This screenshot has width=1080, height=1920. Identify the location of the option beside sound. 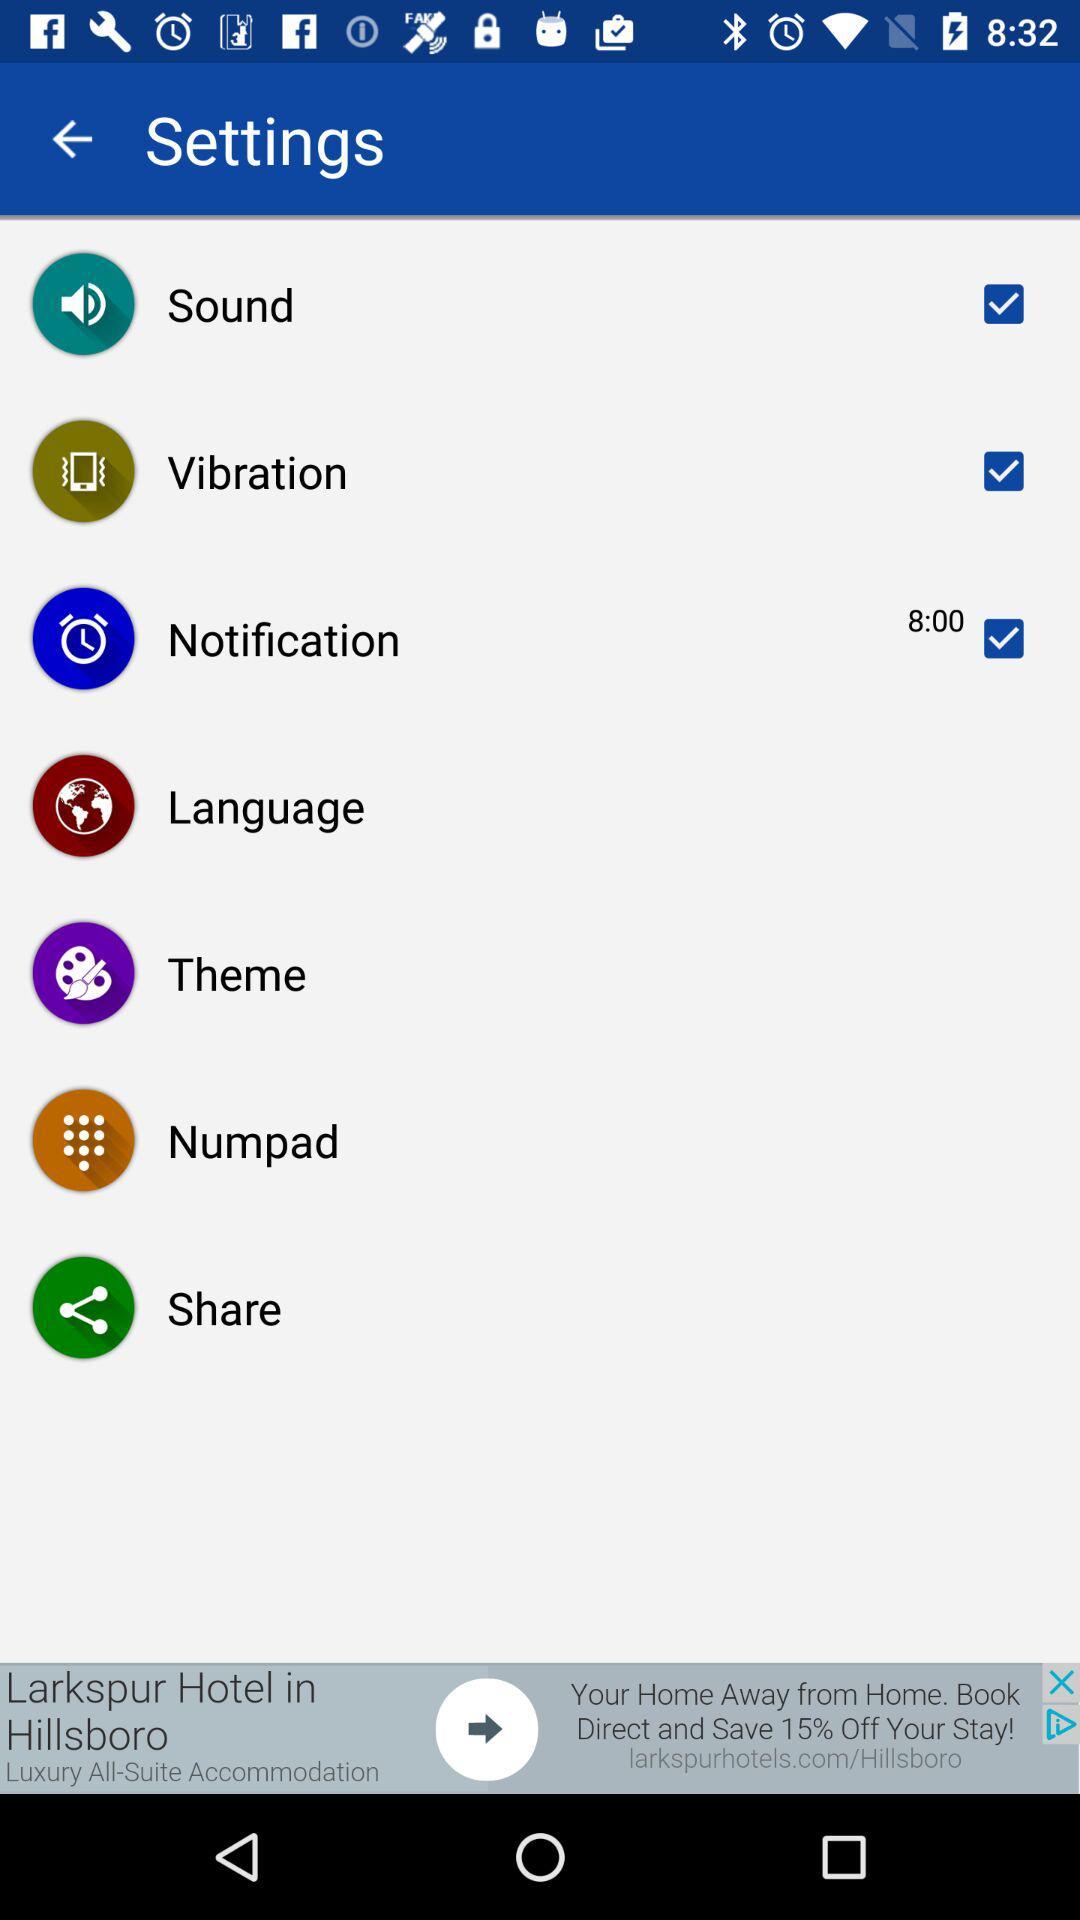
(1003, 303).